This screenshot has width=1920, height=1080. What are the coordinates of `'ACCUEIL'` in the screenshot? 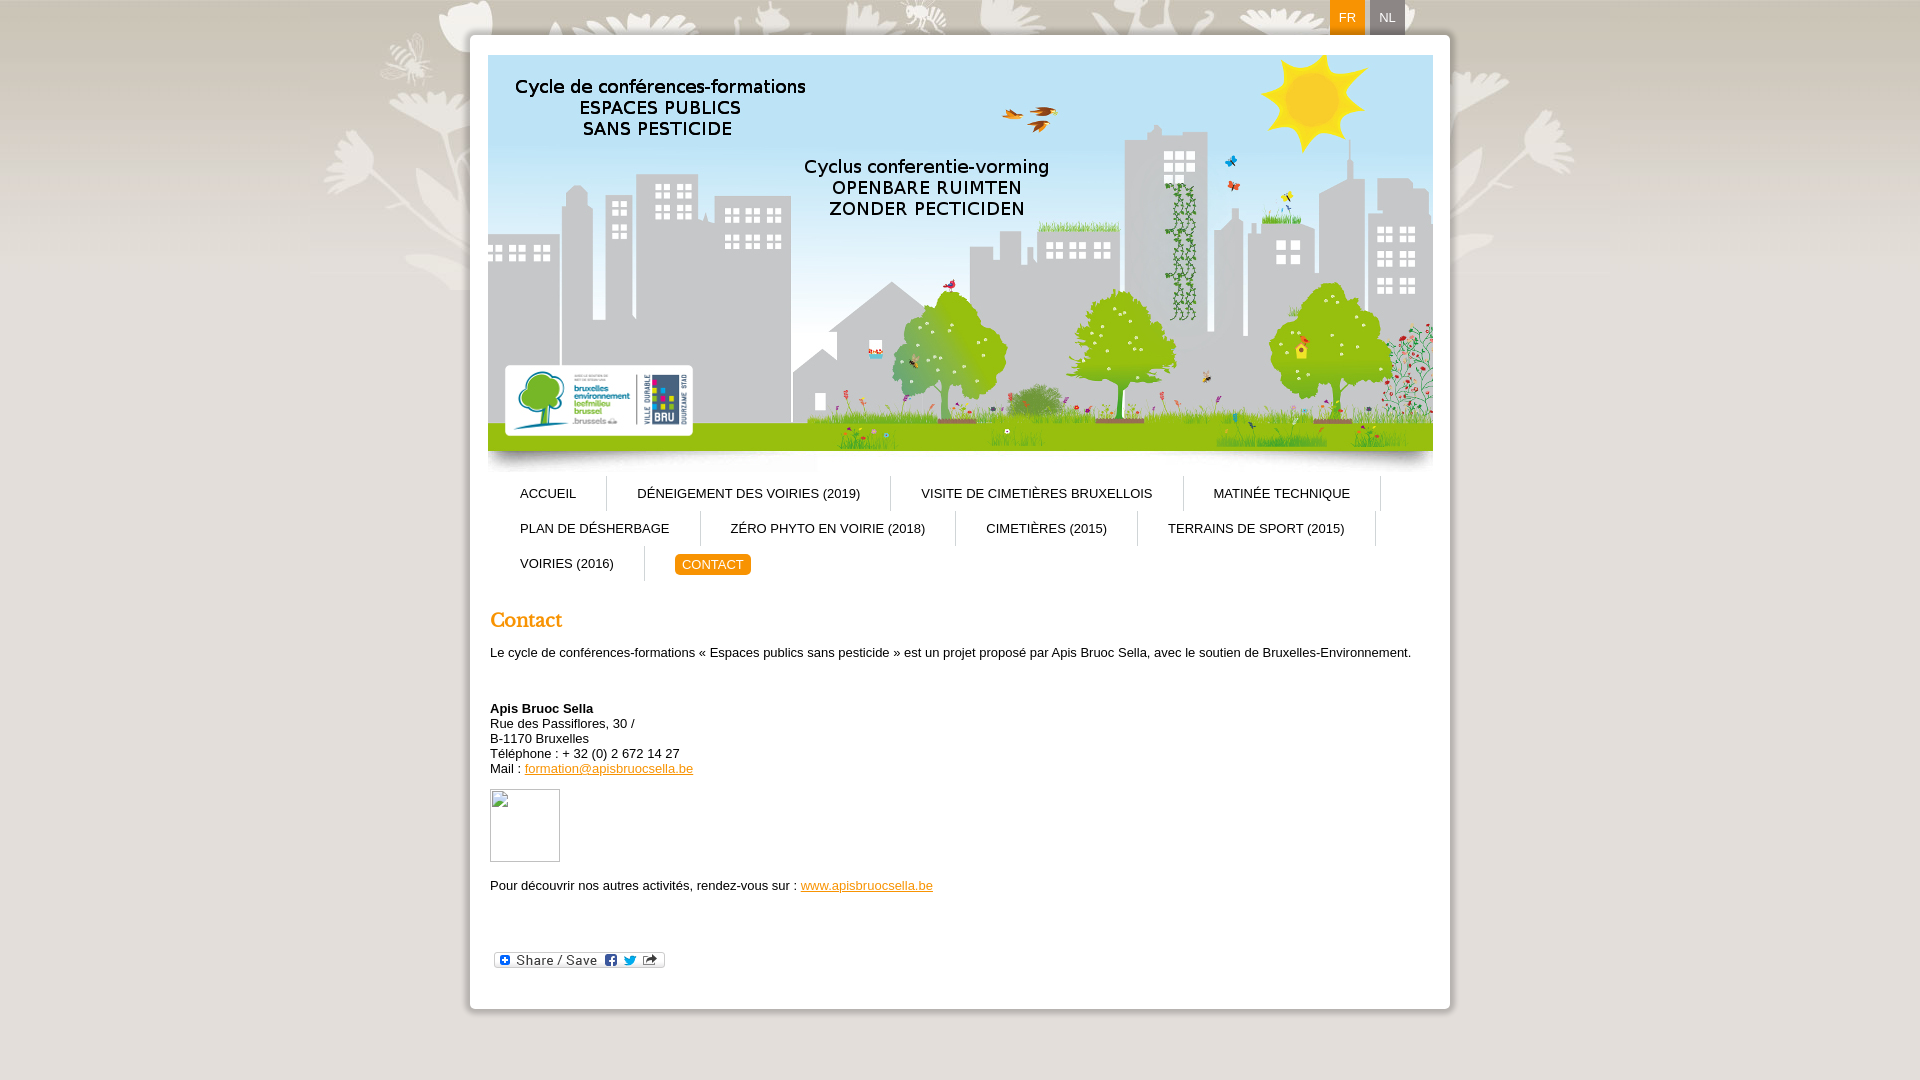 It's located at (547, 493).